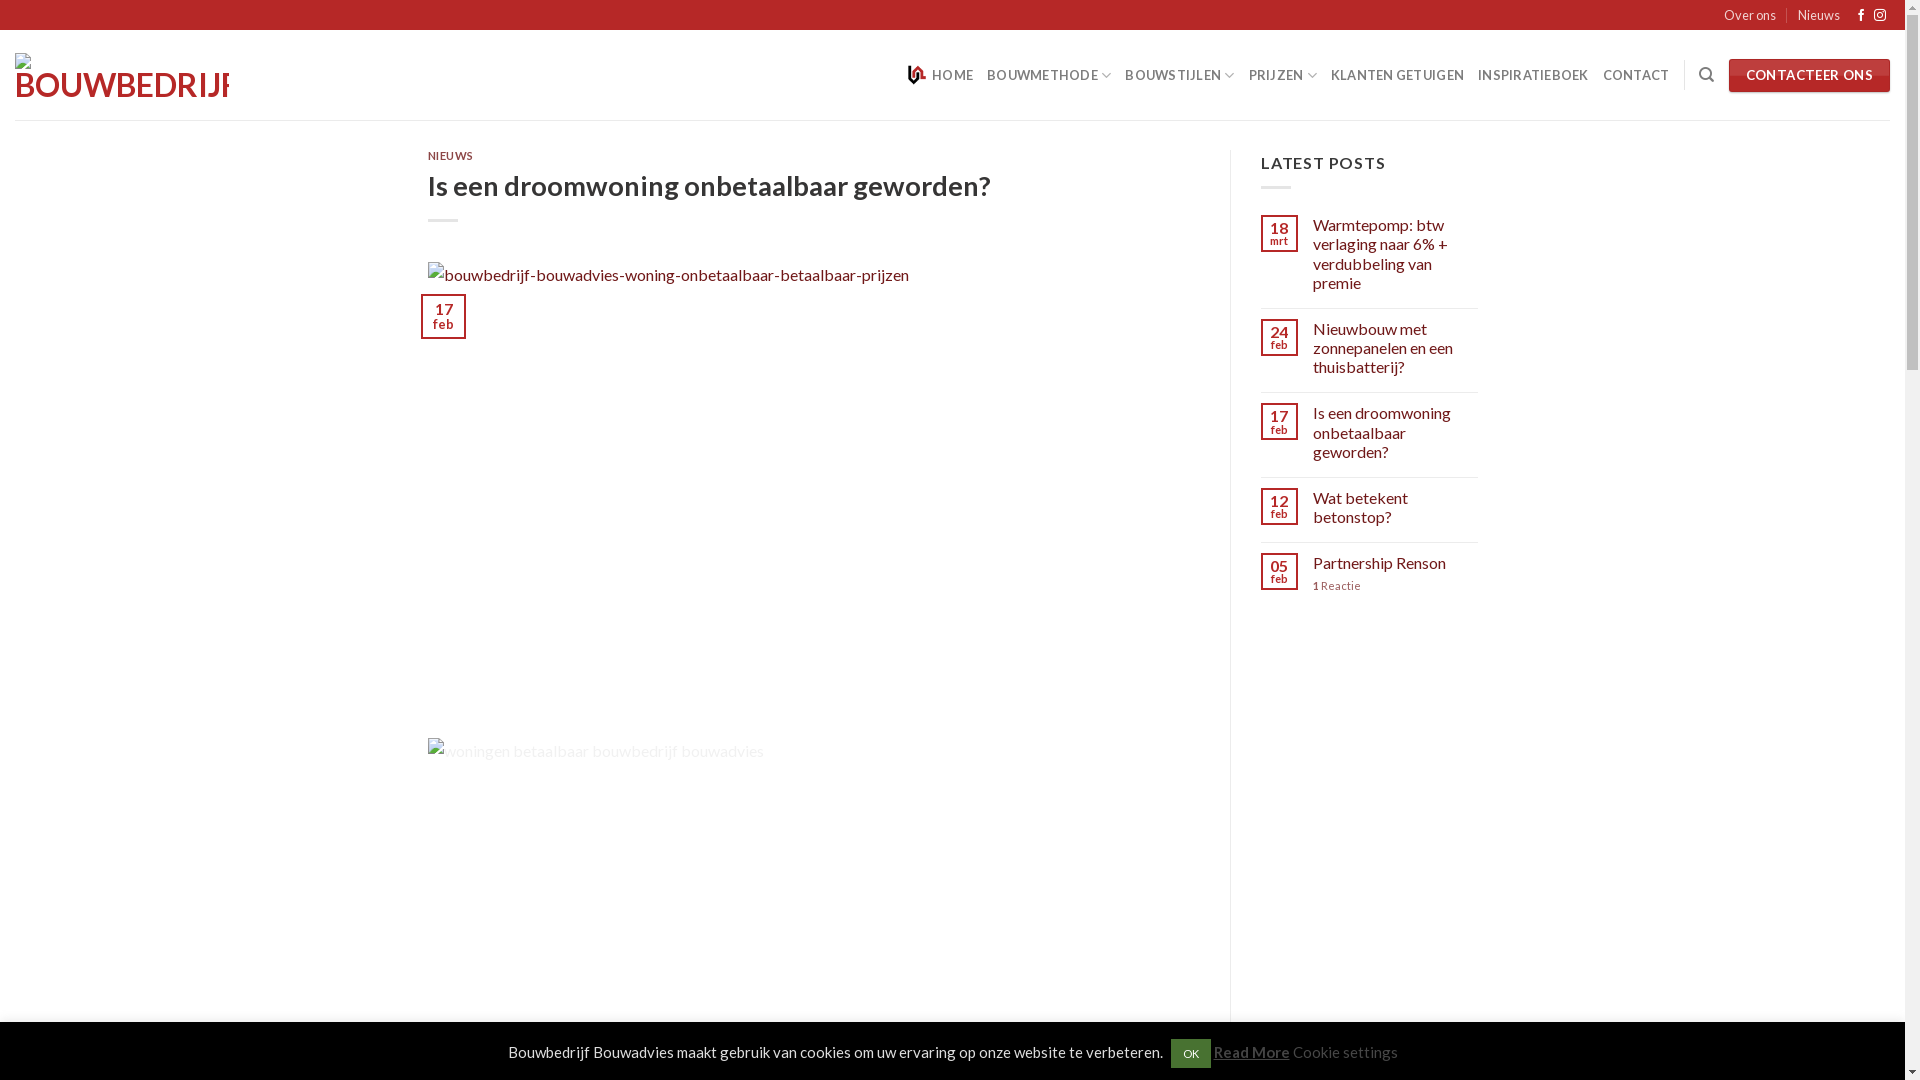  What do you see at coordinates (939, 73) in the screenshot?
I see `'HOME'` at bounding box center [939, 73].